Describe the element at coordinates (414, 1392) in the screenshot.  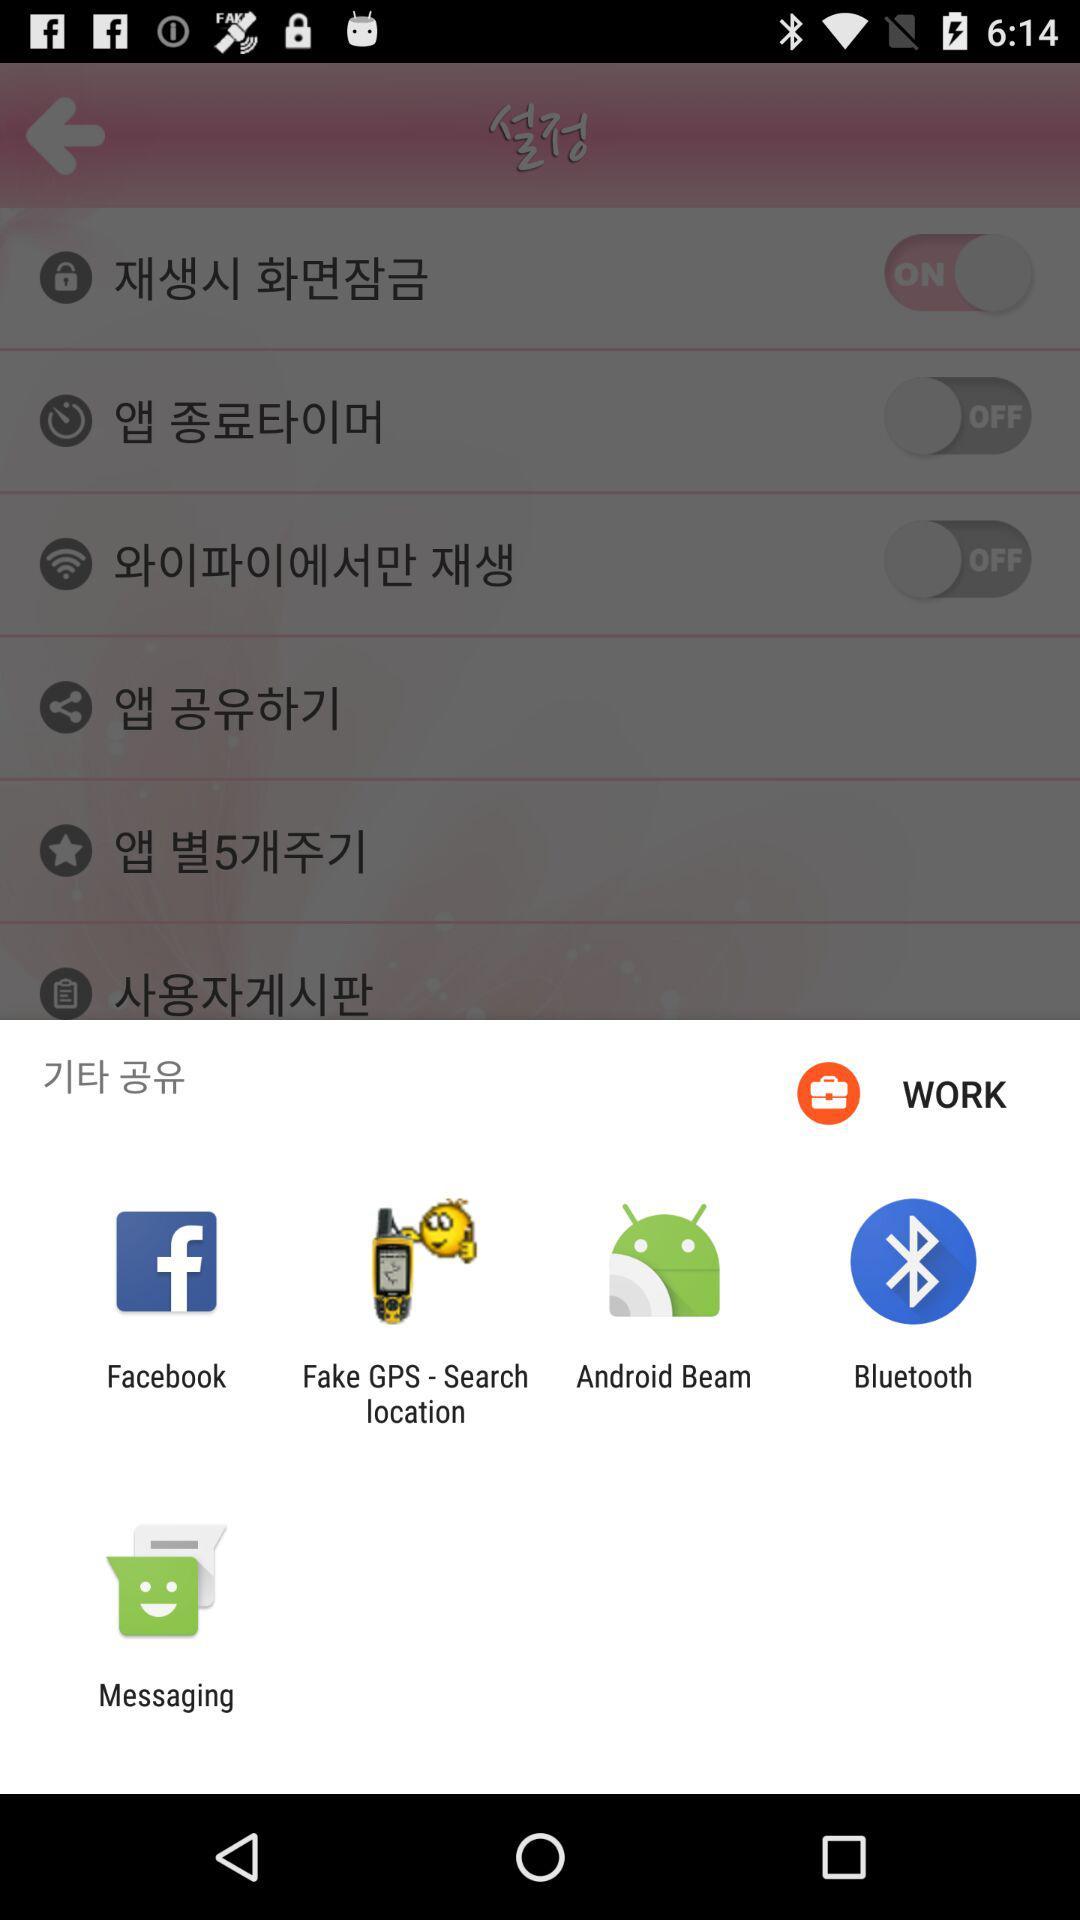
I see `the item next to facebook` at that location.